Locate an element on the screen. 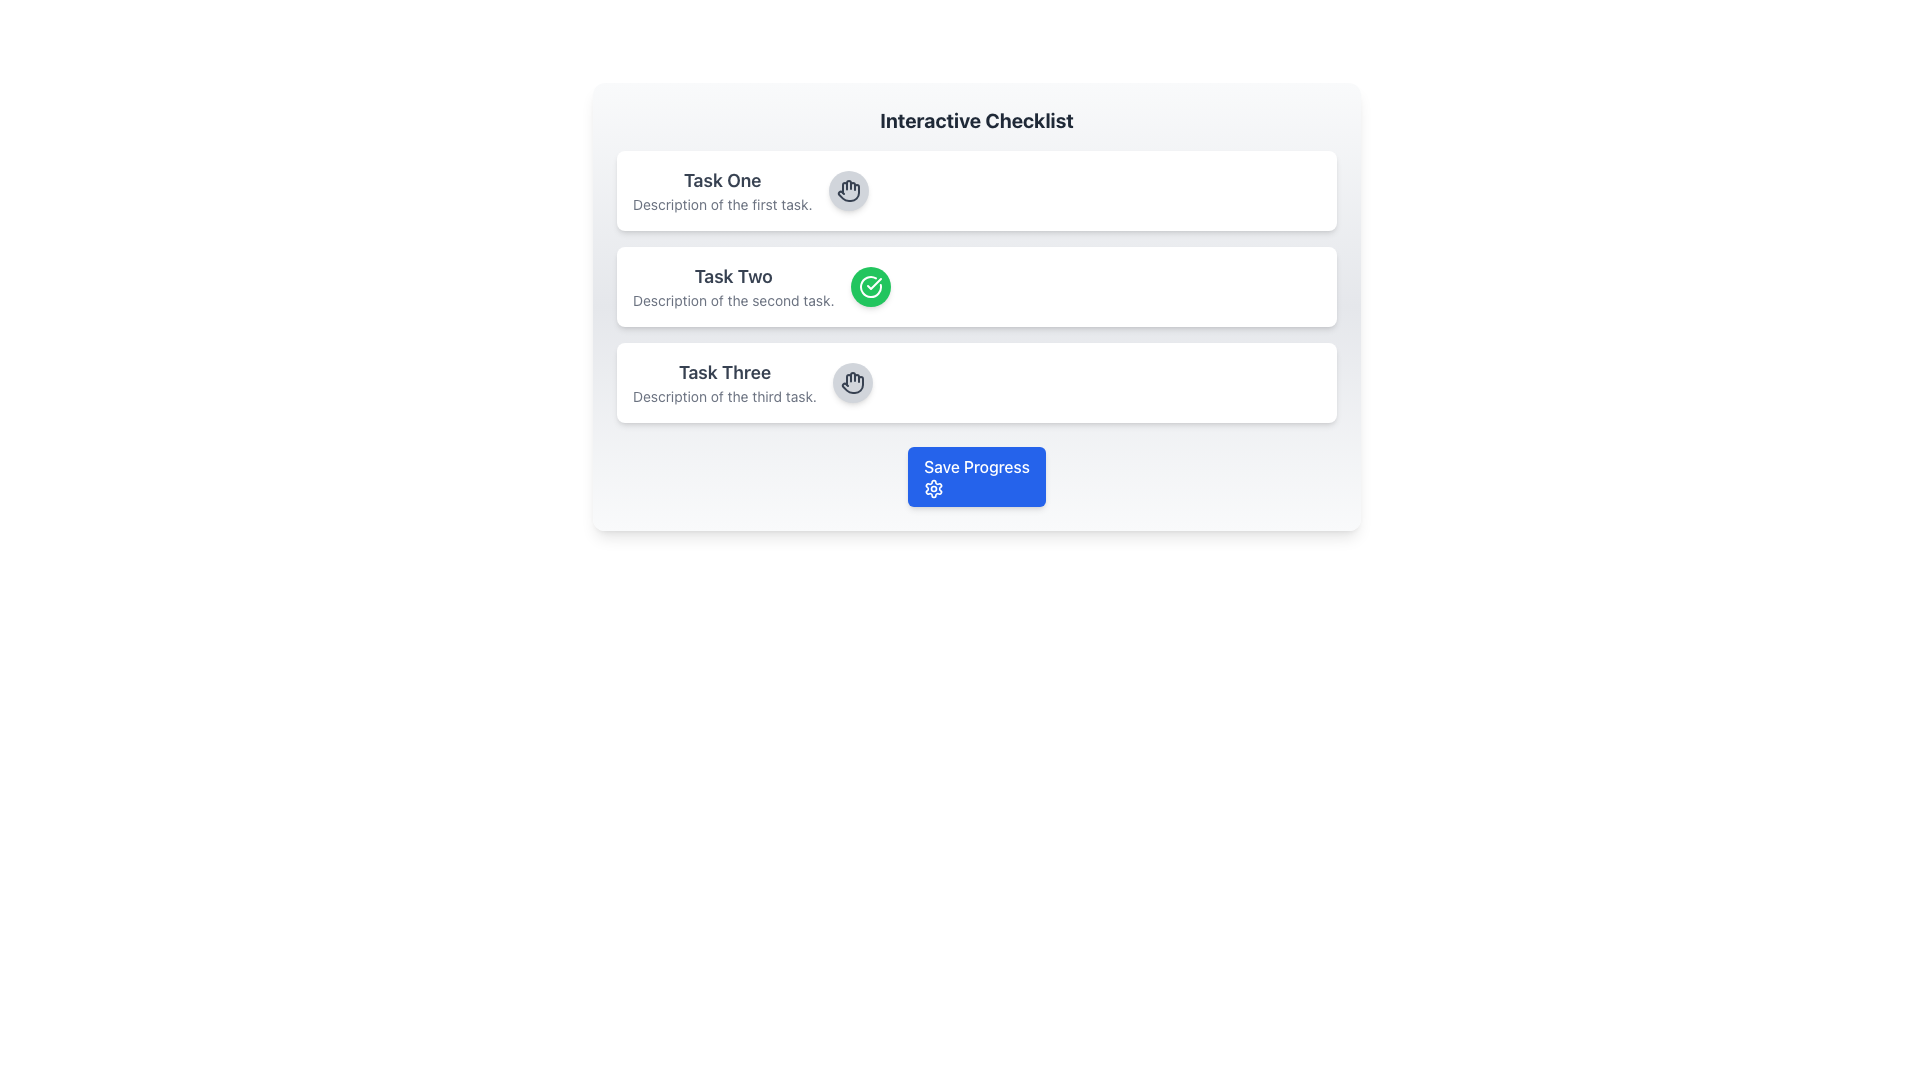  the checkmark icon in the green circular badge indicating a finished or approved state in the second task's row of the checklist interface is located at coordinates (873, 284).